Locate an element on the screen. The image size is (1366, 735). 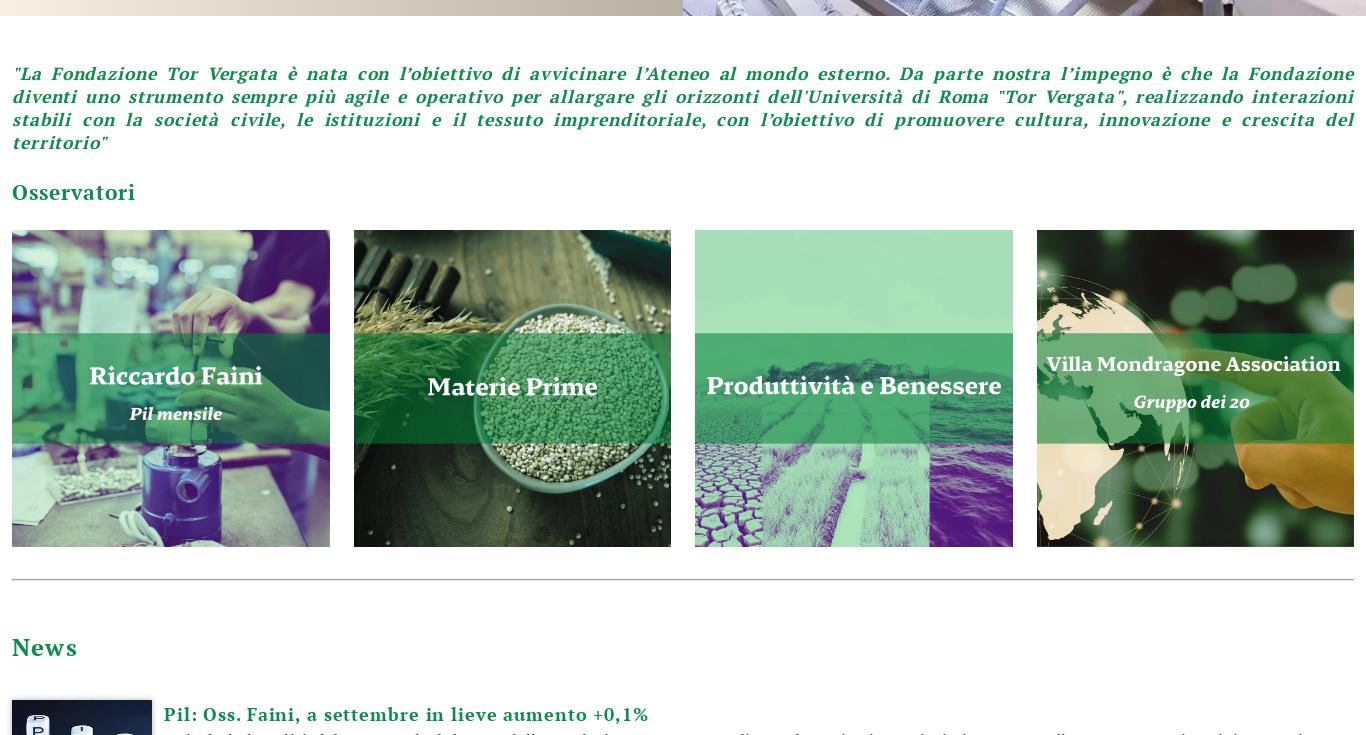
'12' is located at coordinates (59, 49).